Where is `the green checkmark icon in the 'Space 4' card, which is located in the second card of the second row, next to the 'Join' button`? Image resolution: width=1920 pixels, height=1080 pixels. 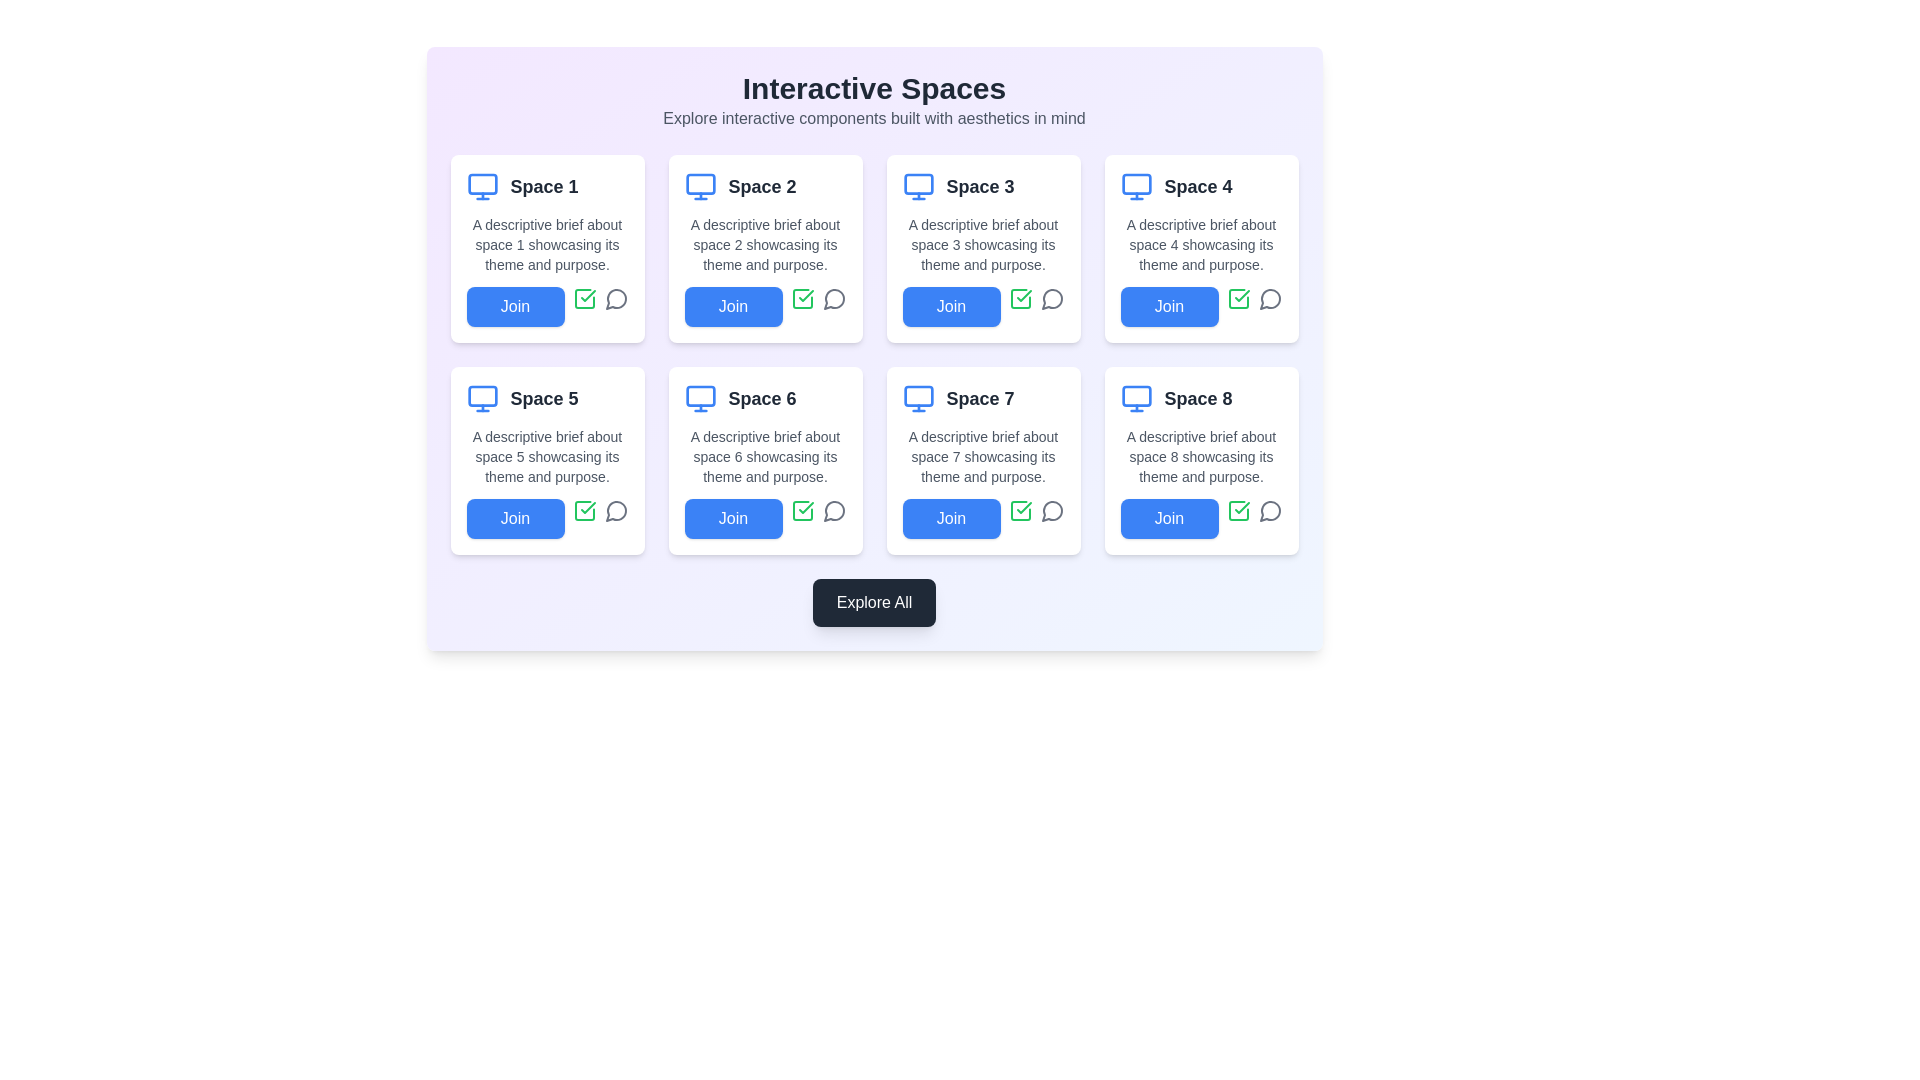 the green checkmark icon in the 'Space 4' card, which is located in the second card of the second row, next to the 'Join' button is located at coordinates (1241, 296).